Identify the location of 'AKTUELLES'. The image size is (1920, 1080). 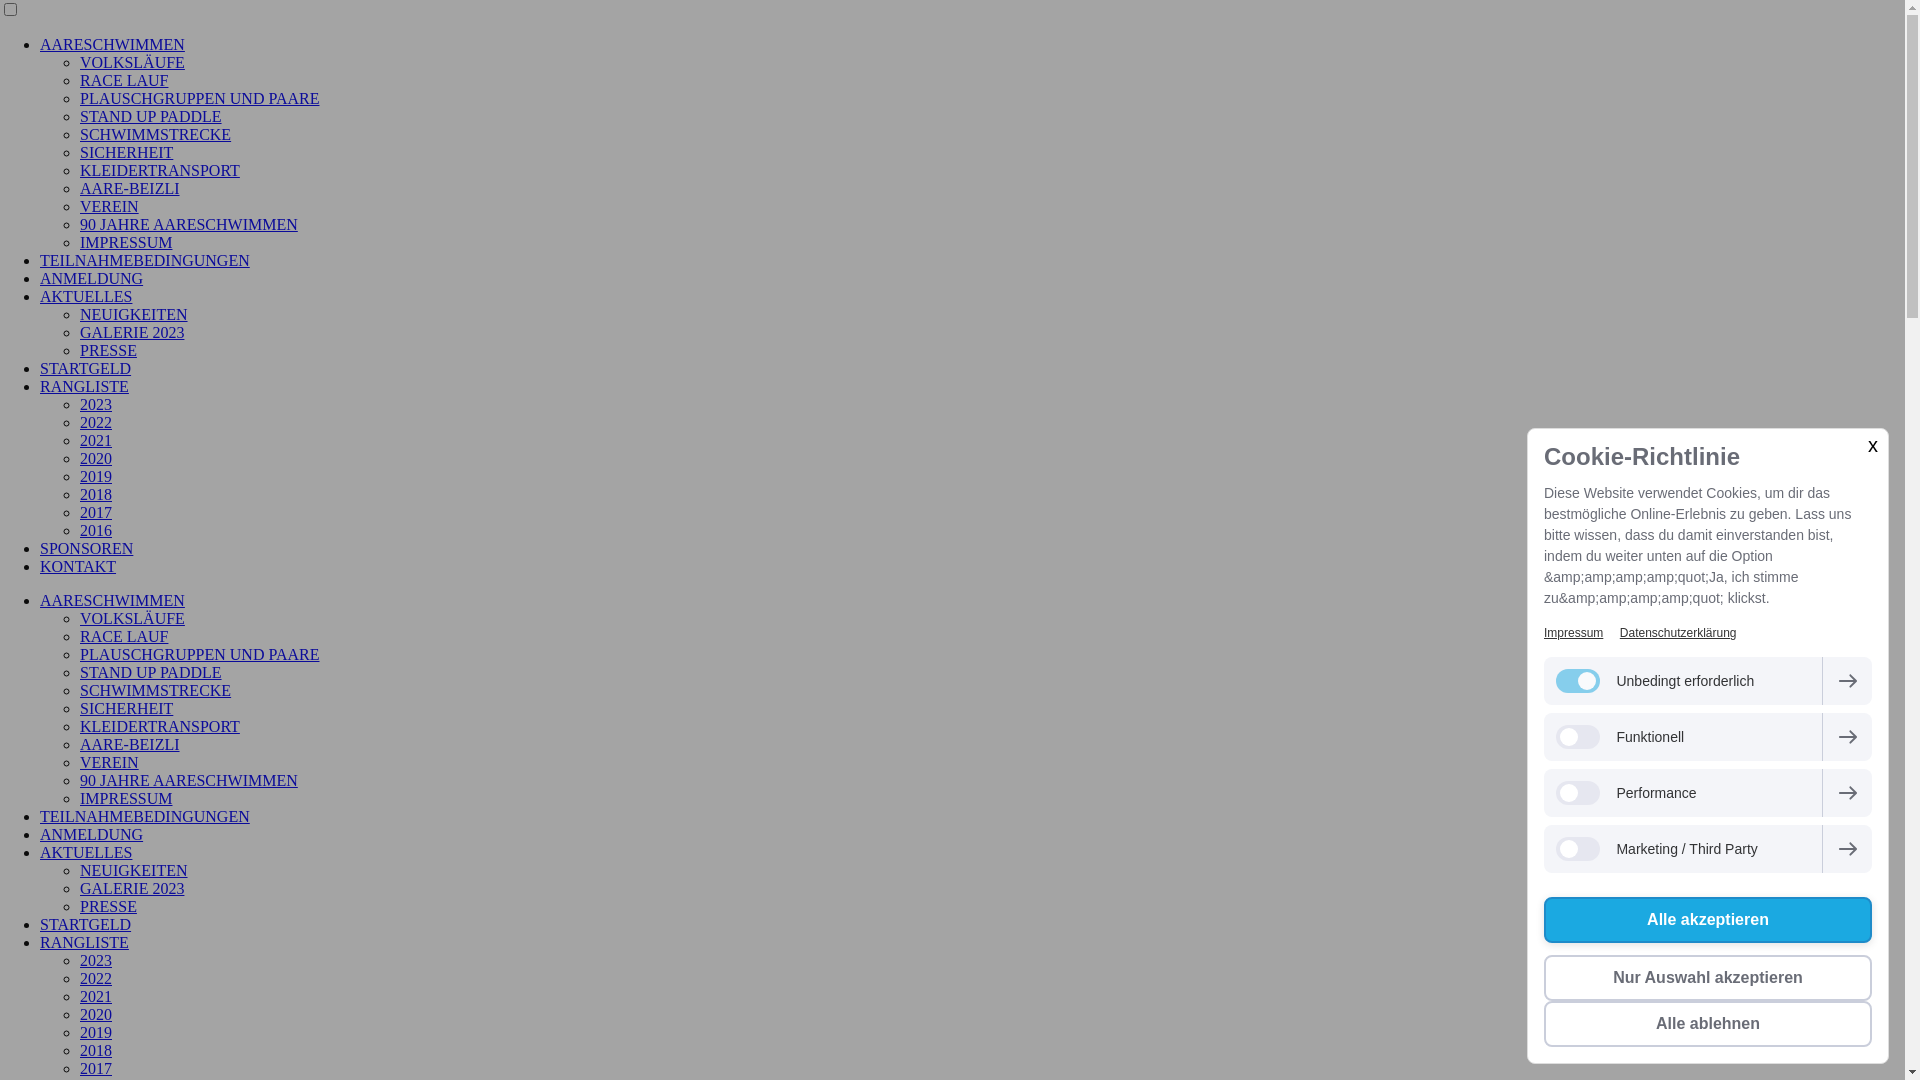
(85, 852).